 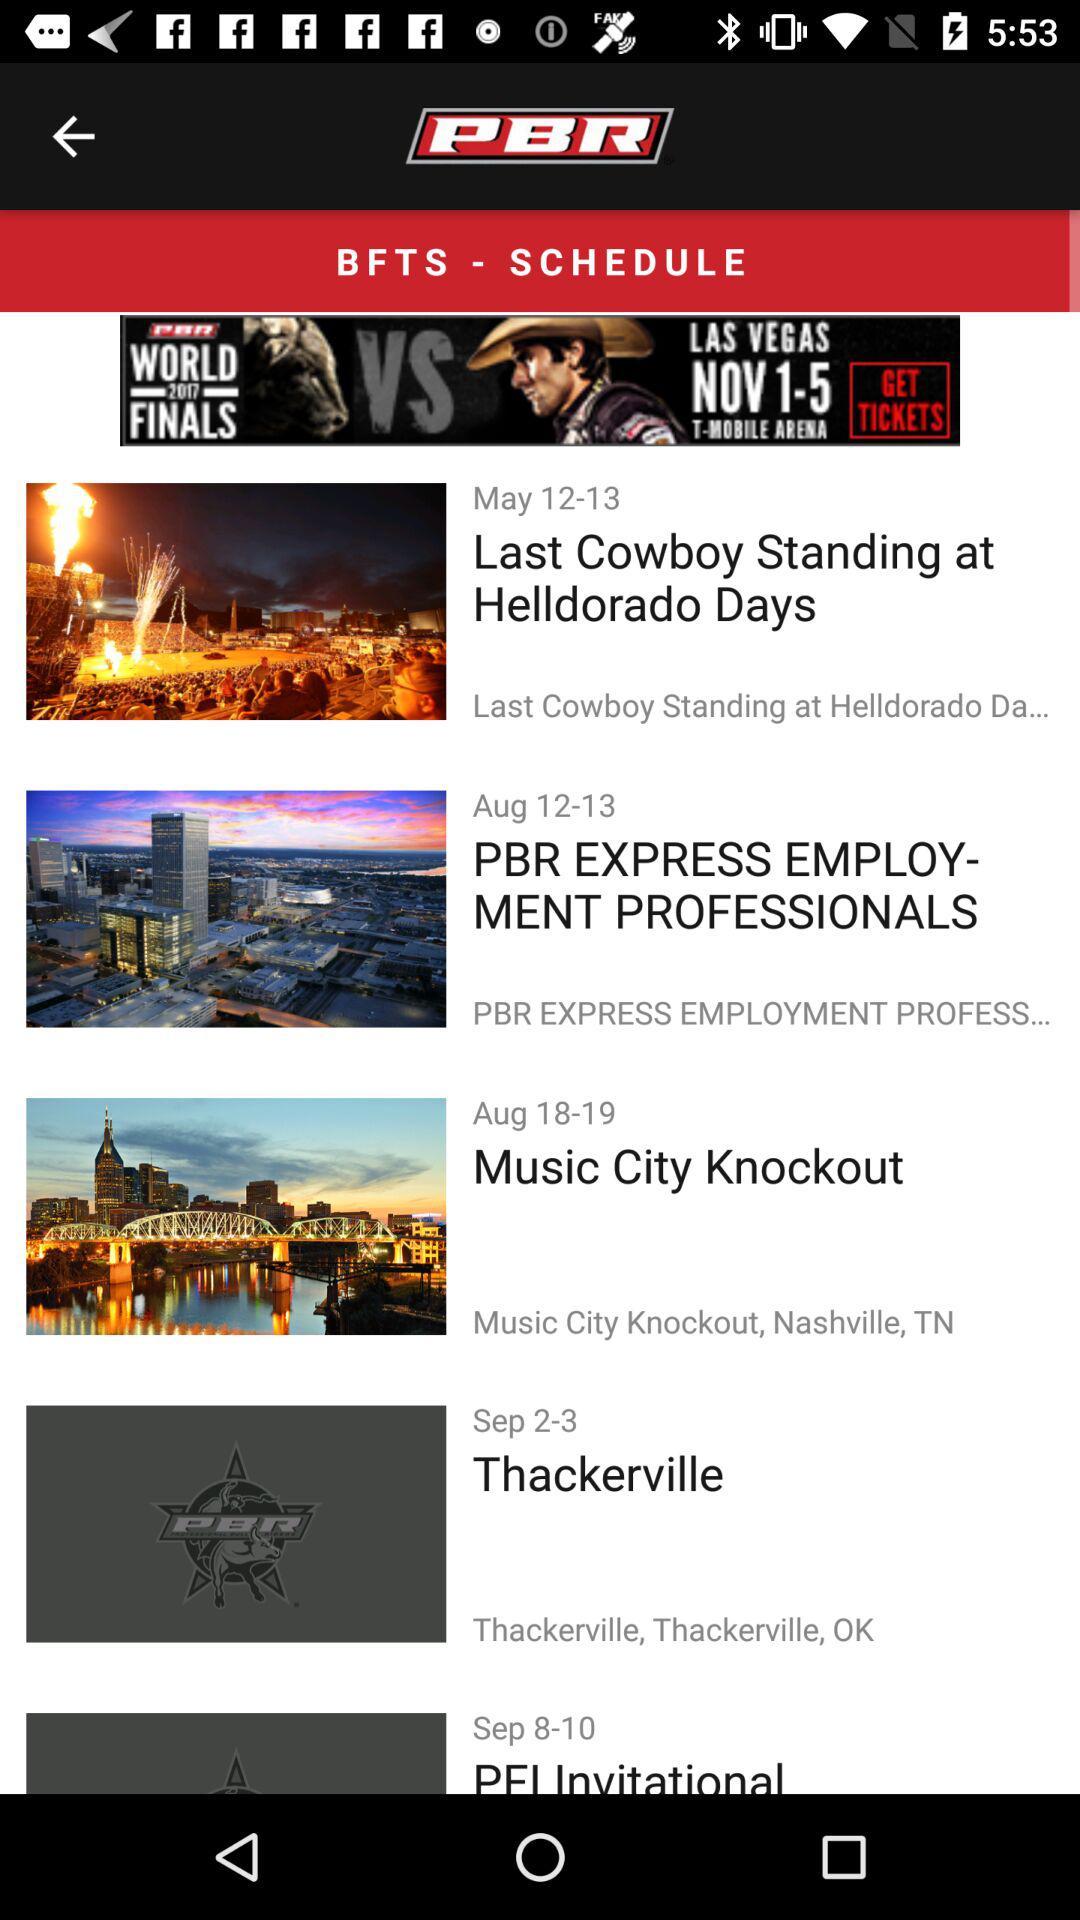 What do you see at coordinates (763, 1771) in the screenshot?
I see `the pfi invitational` at bounding box center [763, 1771].